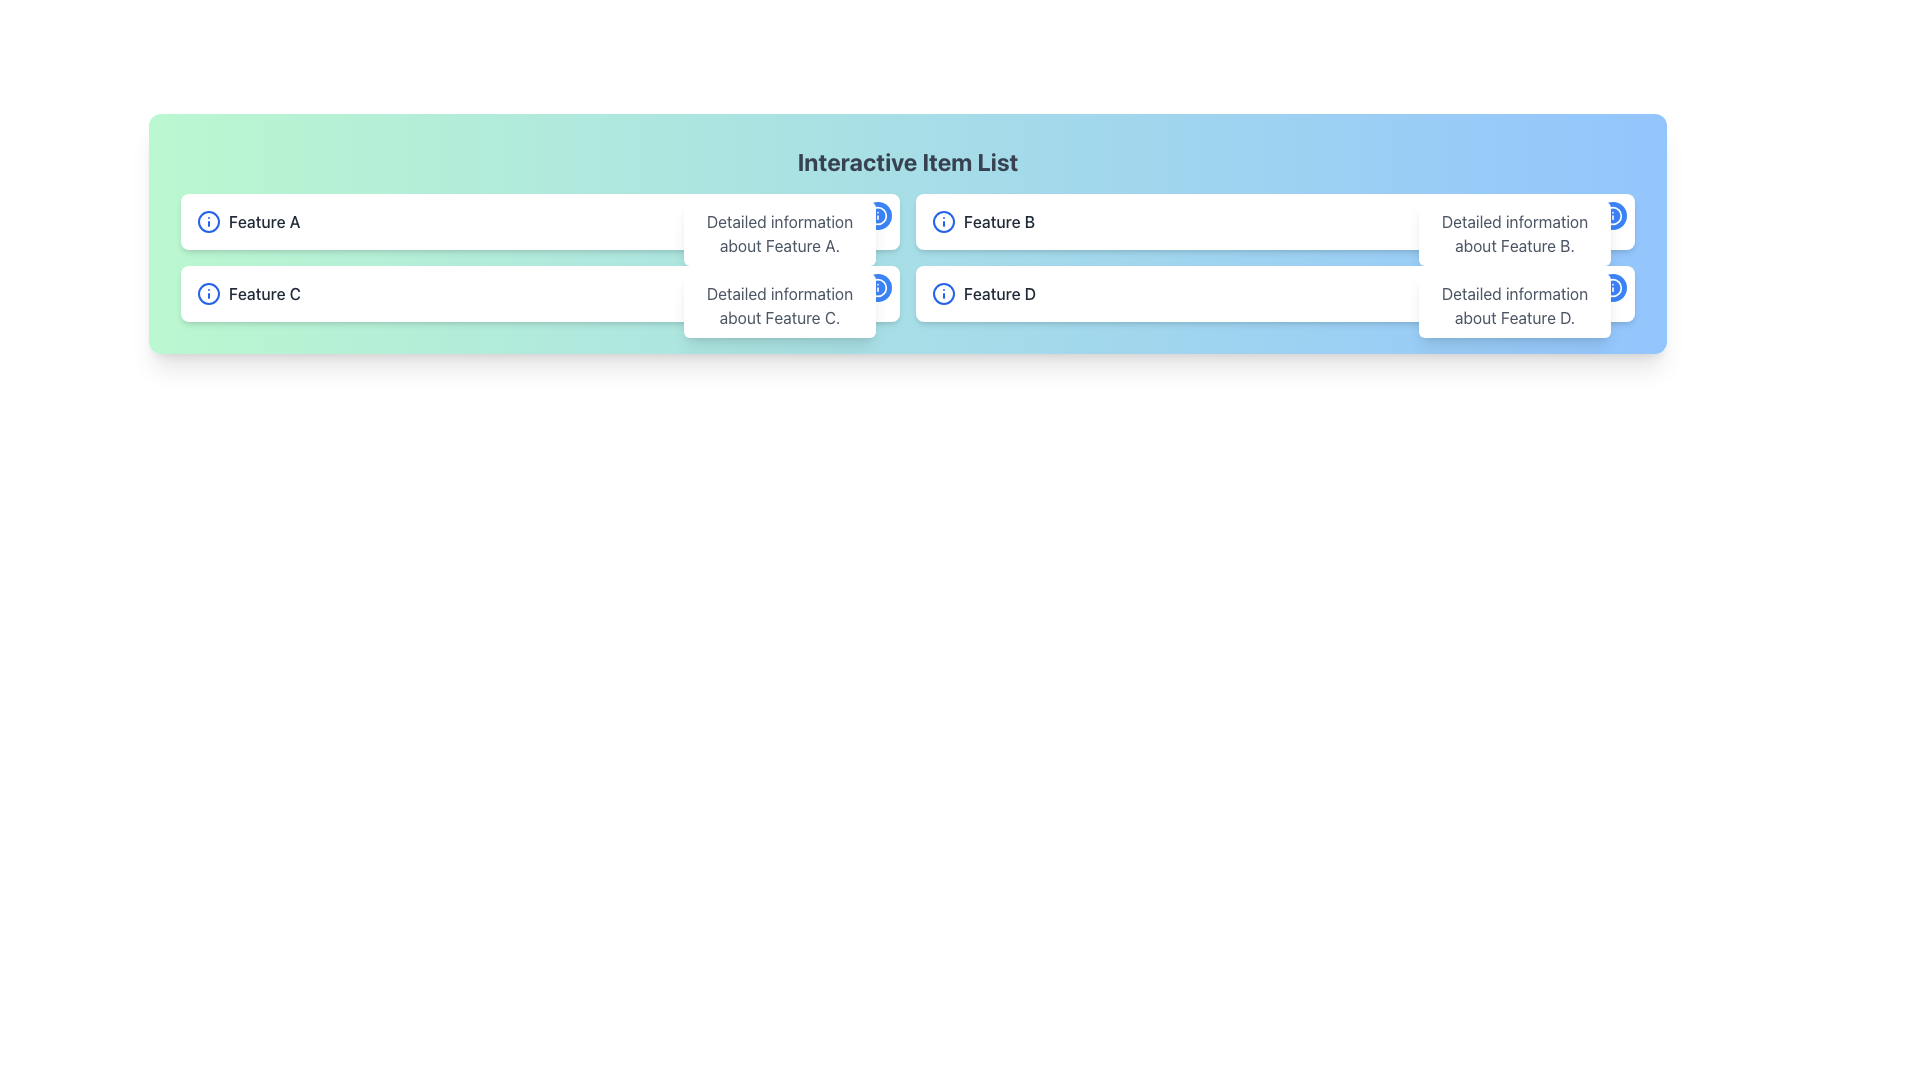 The image size is (1920, 1080). I want to click on the informational icon button located at the bottom-right of the list, adjacent to the 'Detailed information about Feature D' text area, so click(1612, 288).